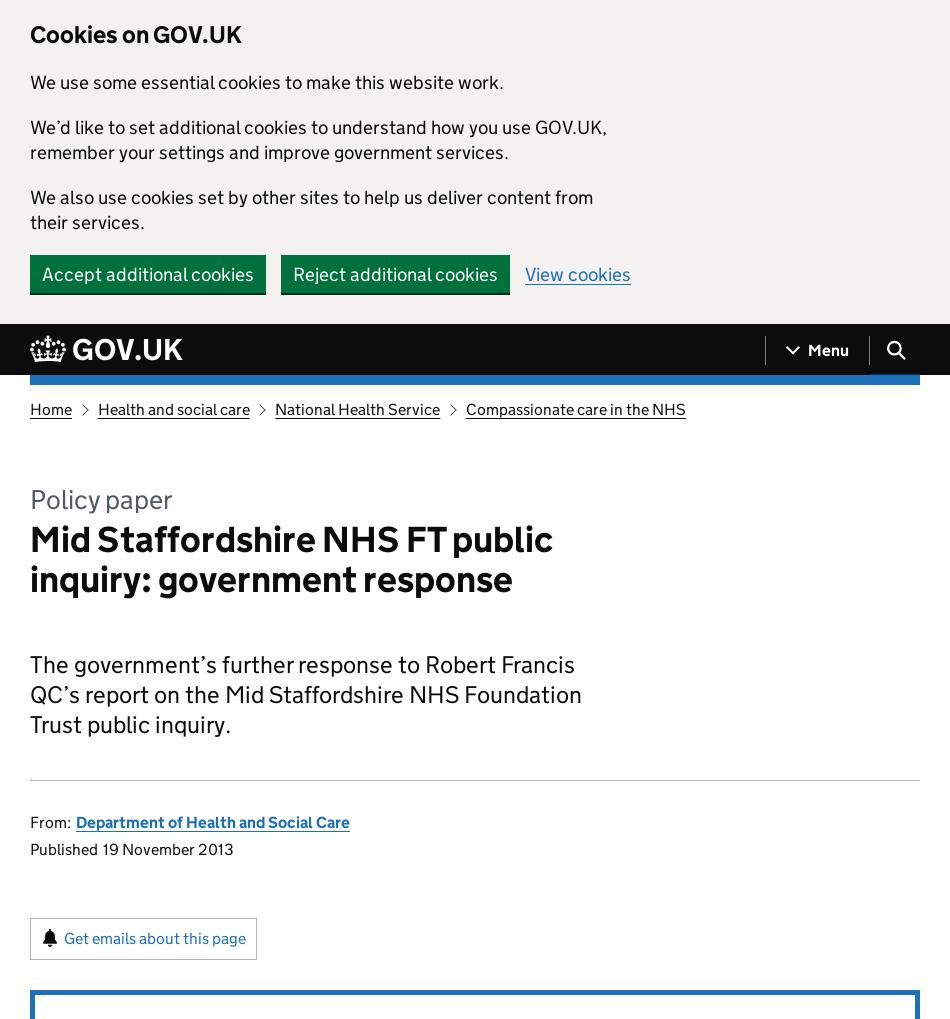 The width and height of the screenshot is (950, 1019). What do you see at coordinates (575, 408) in the screenshot?
I see `'Compassionate care in the NHS'` at bounding box center [575, 408].